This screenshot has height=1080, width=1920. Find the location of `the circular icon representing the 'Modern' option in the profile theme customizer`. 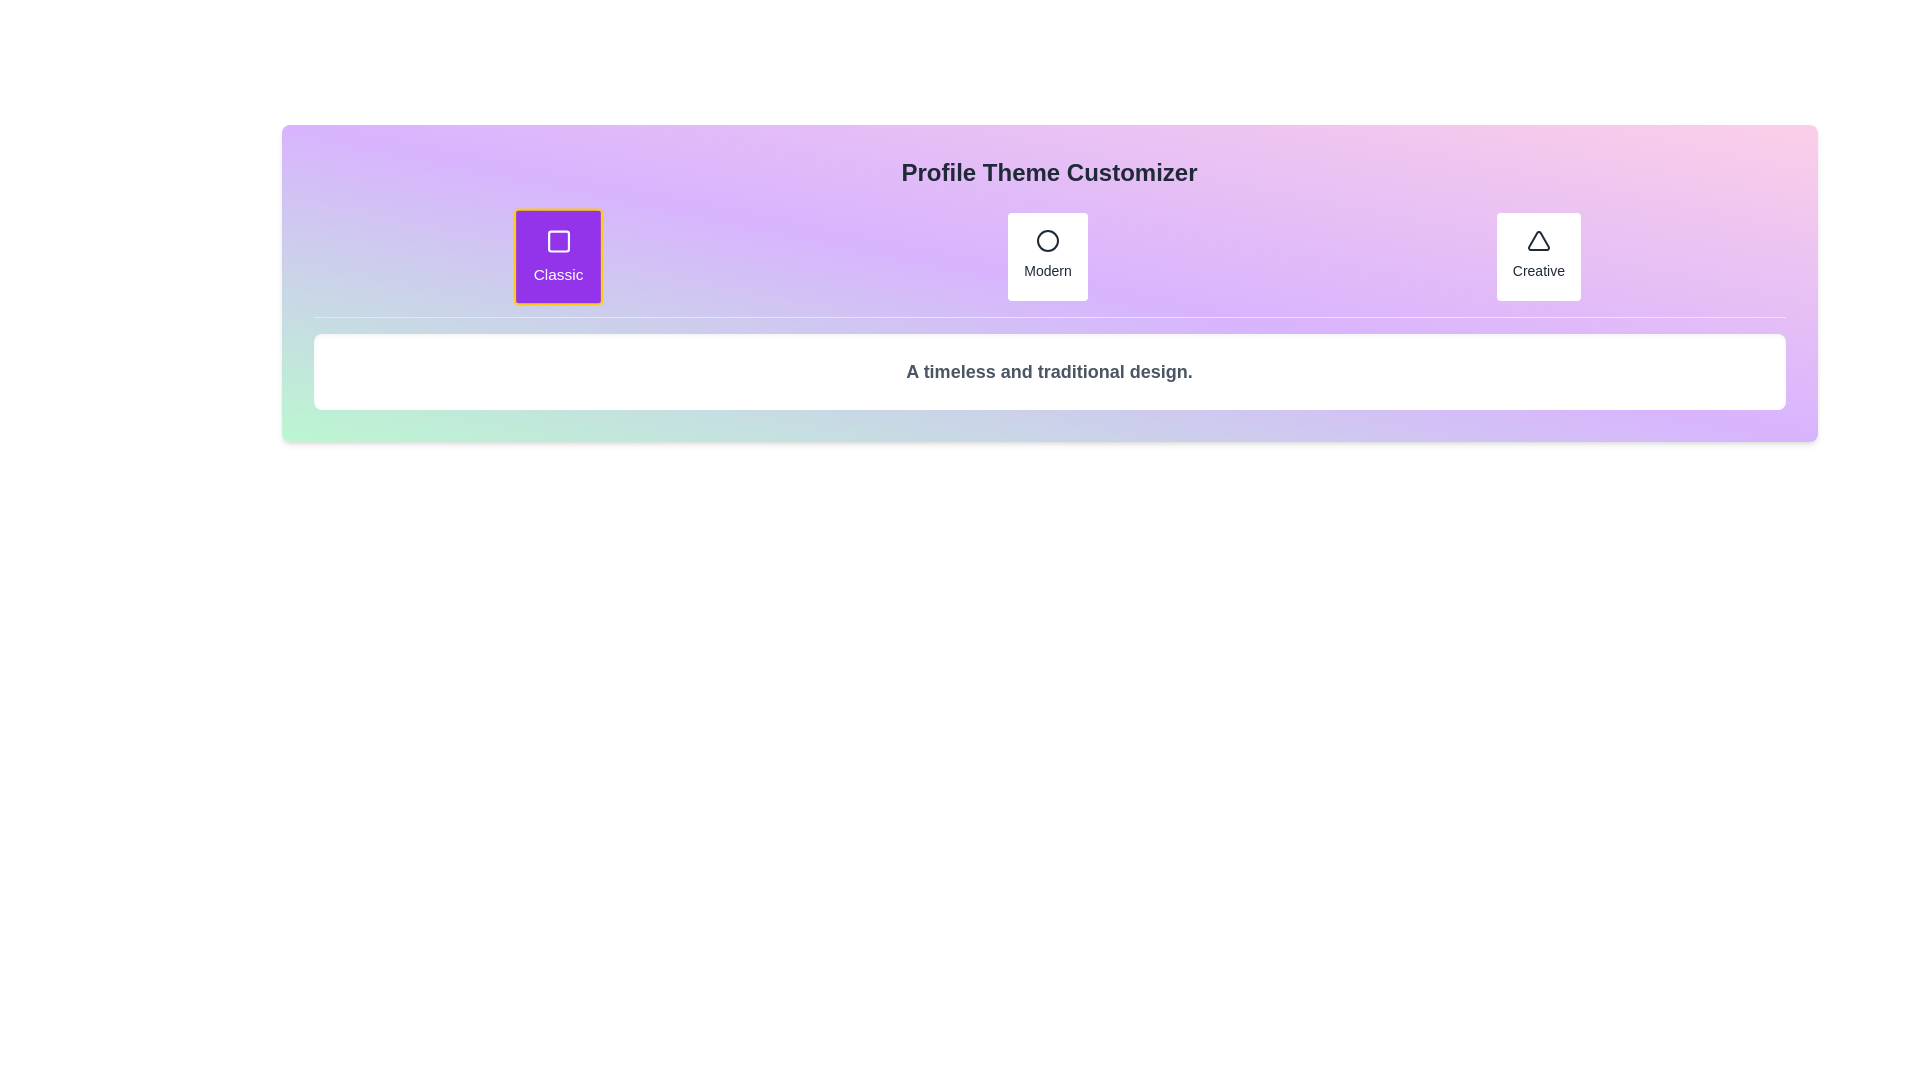

the circular icon representing the 'Modern' option in the profile theme customizer is located at coordinates (1046, 239).